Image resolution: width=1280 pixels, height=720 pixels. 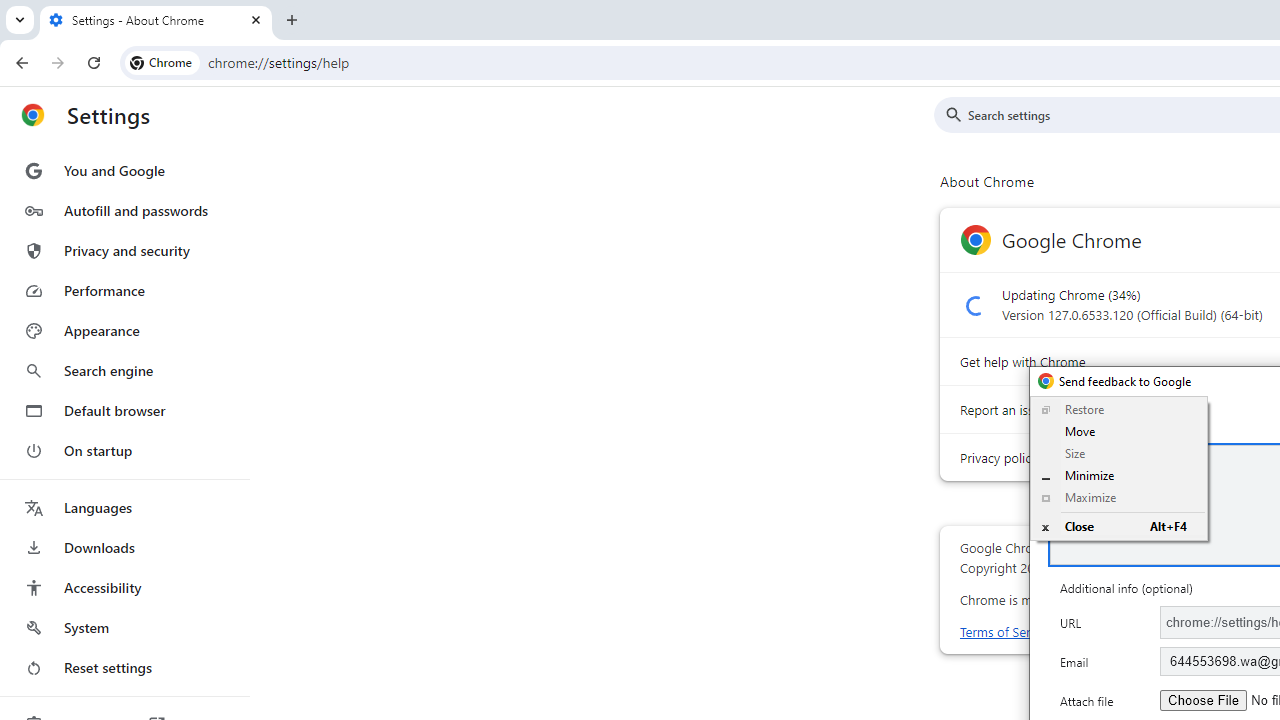 What do you see at coordinates (123, 290) in the screenshot?
I see `'Performance'` at bounding box center [123, 290].